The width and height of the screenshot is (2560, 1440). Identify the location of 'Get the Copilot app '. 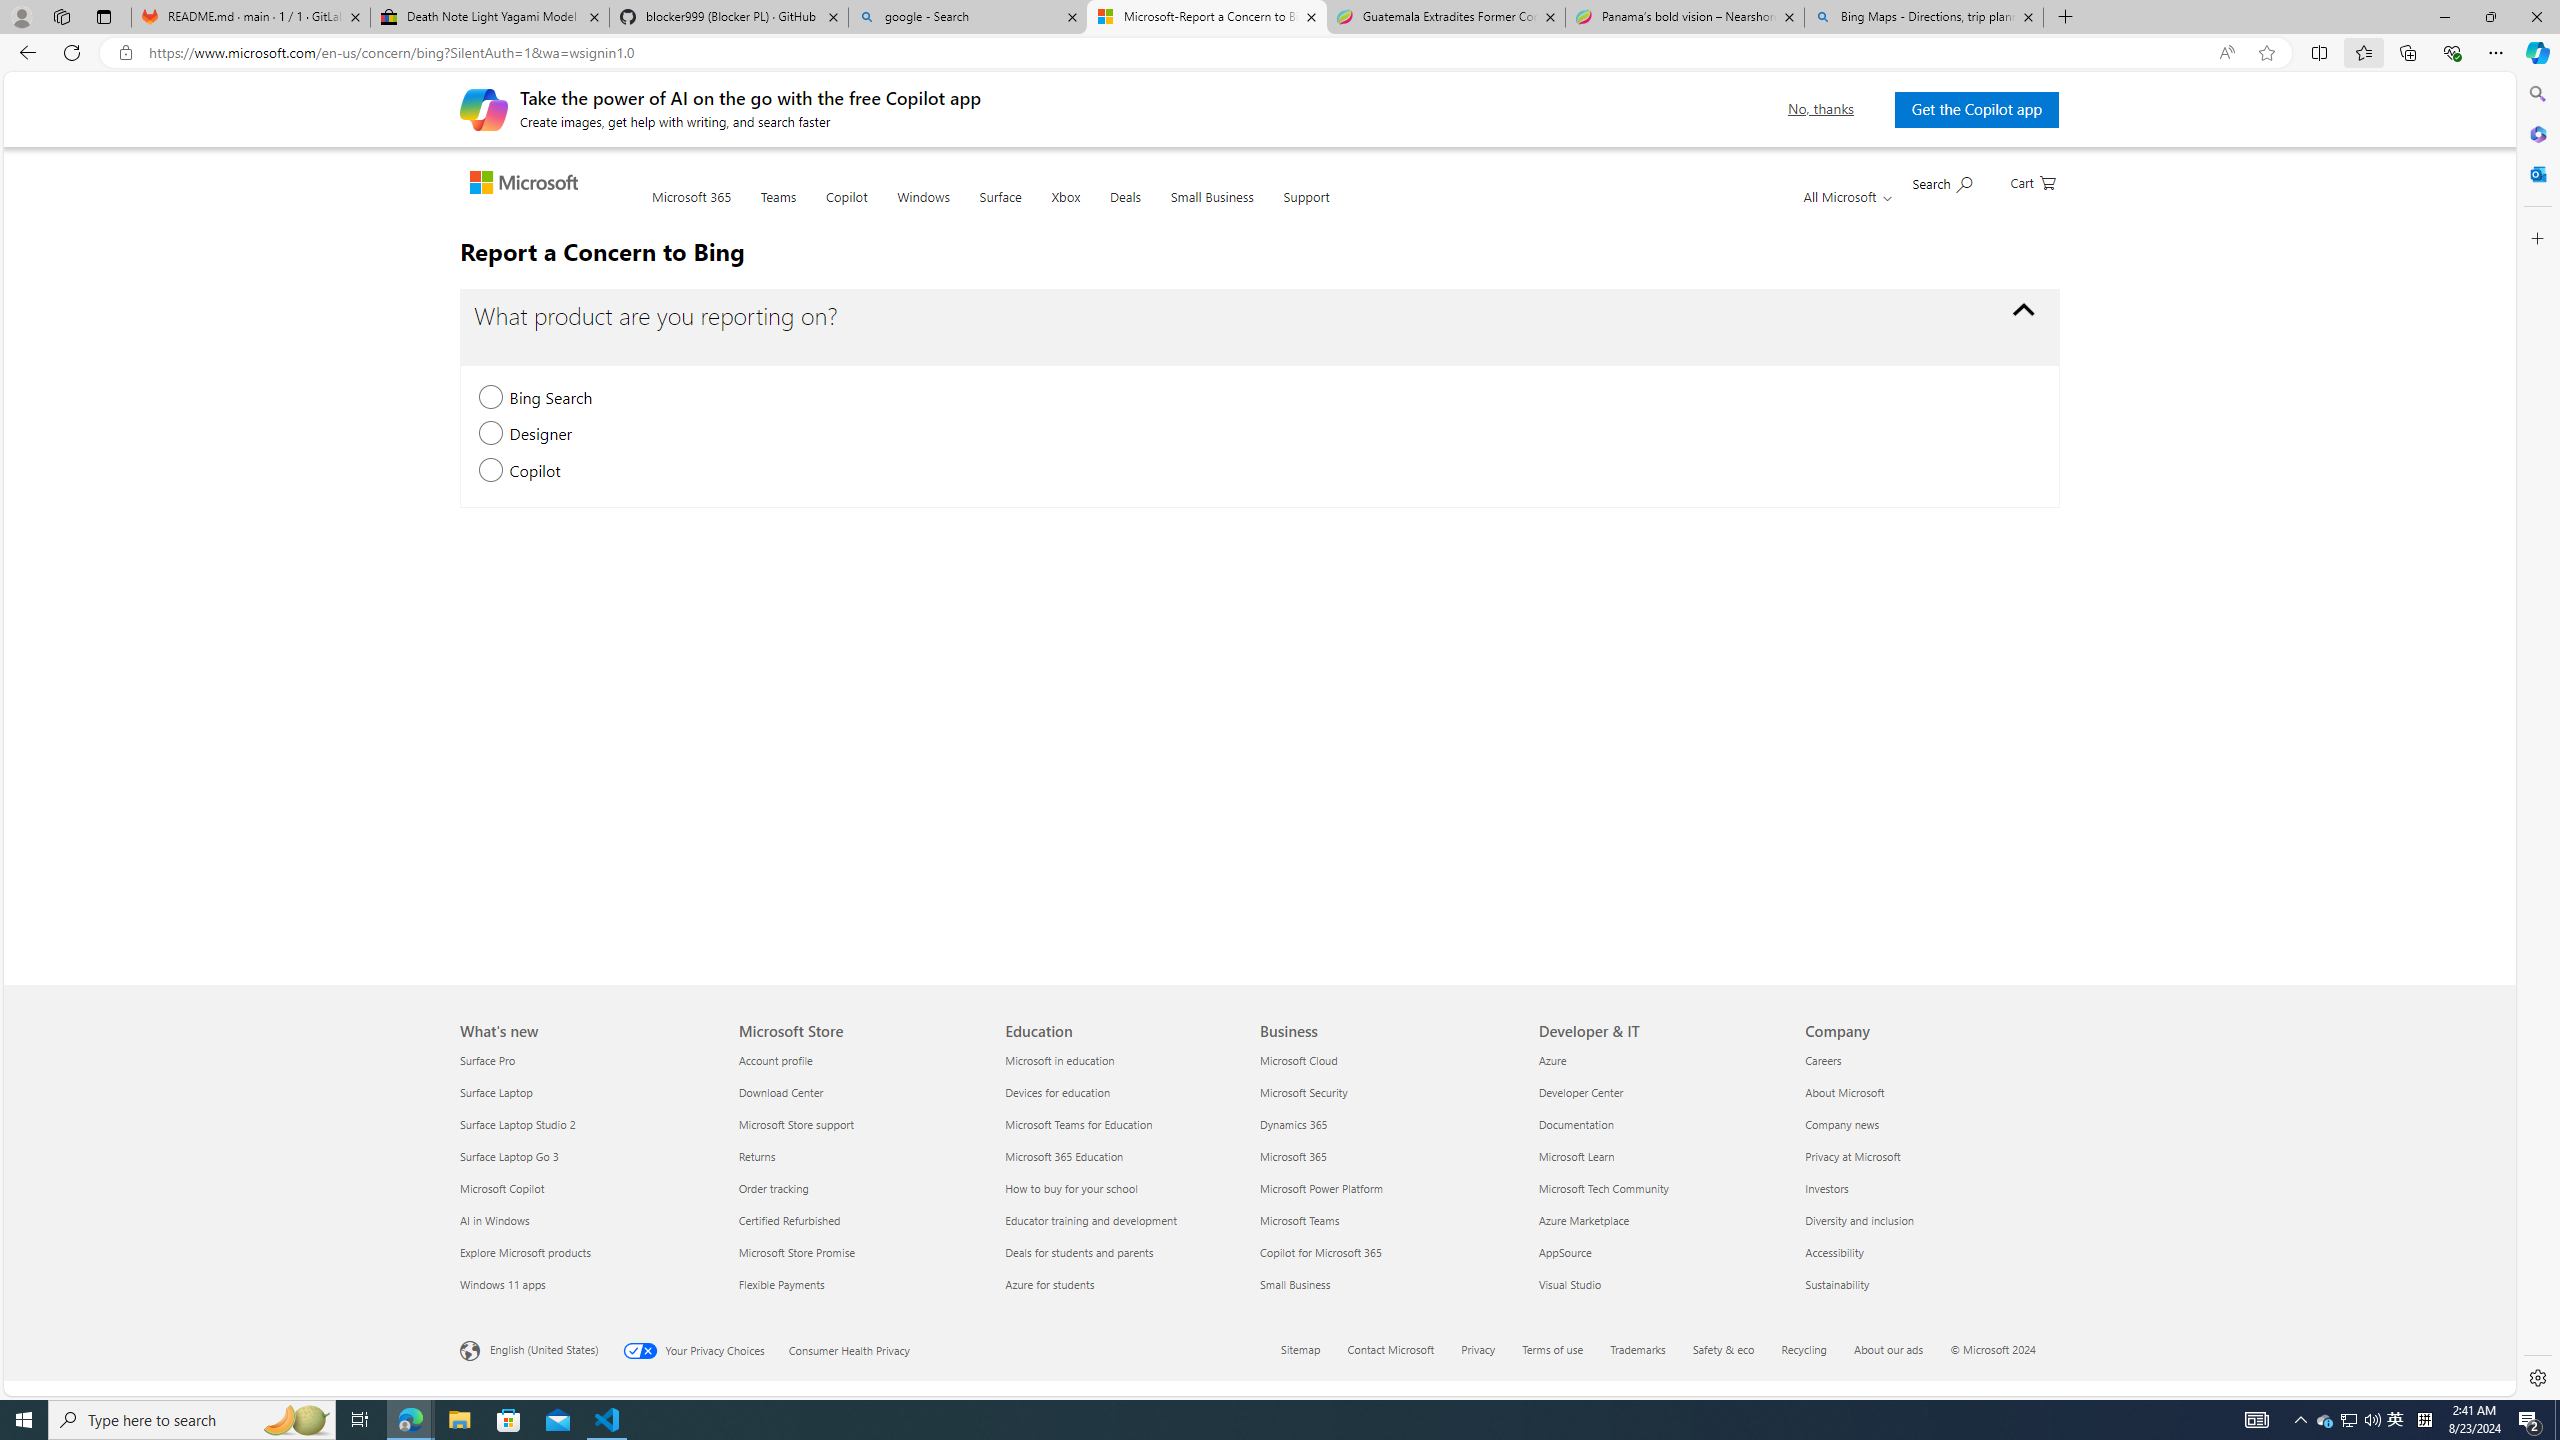
(1976, 108).